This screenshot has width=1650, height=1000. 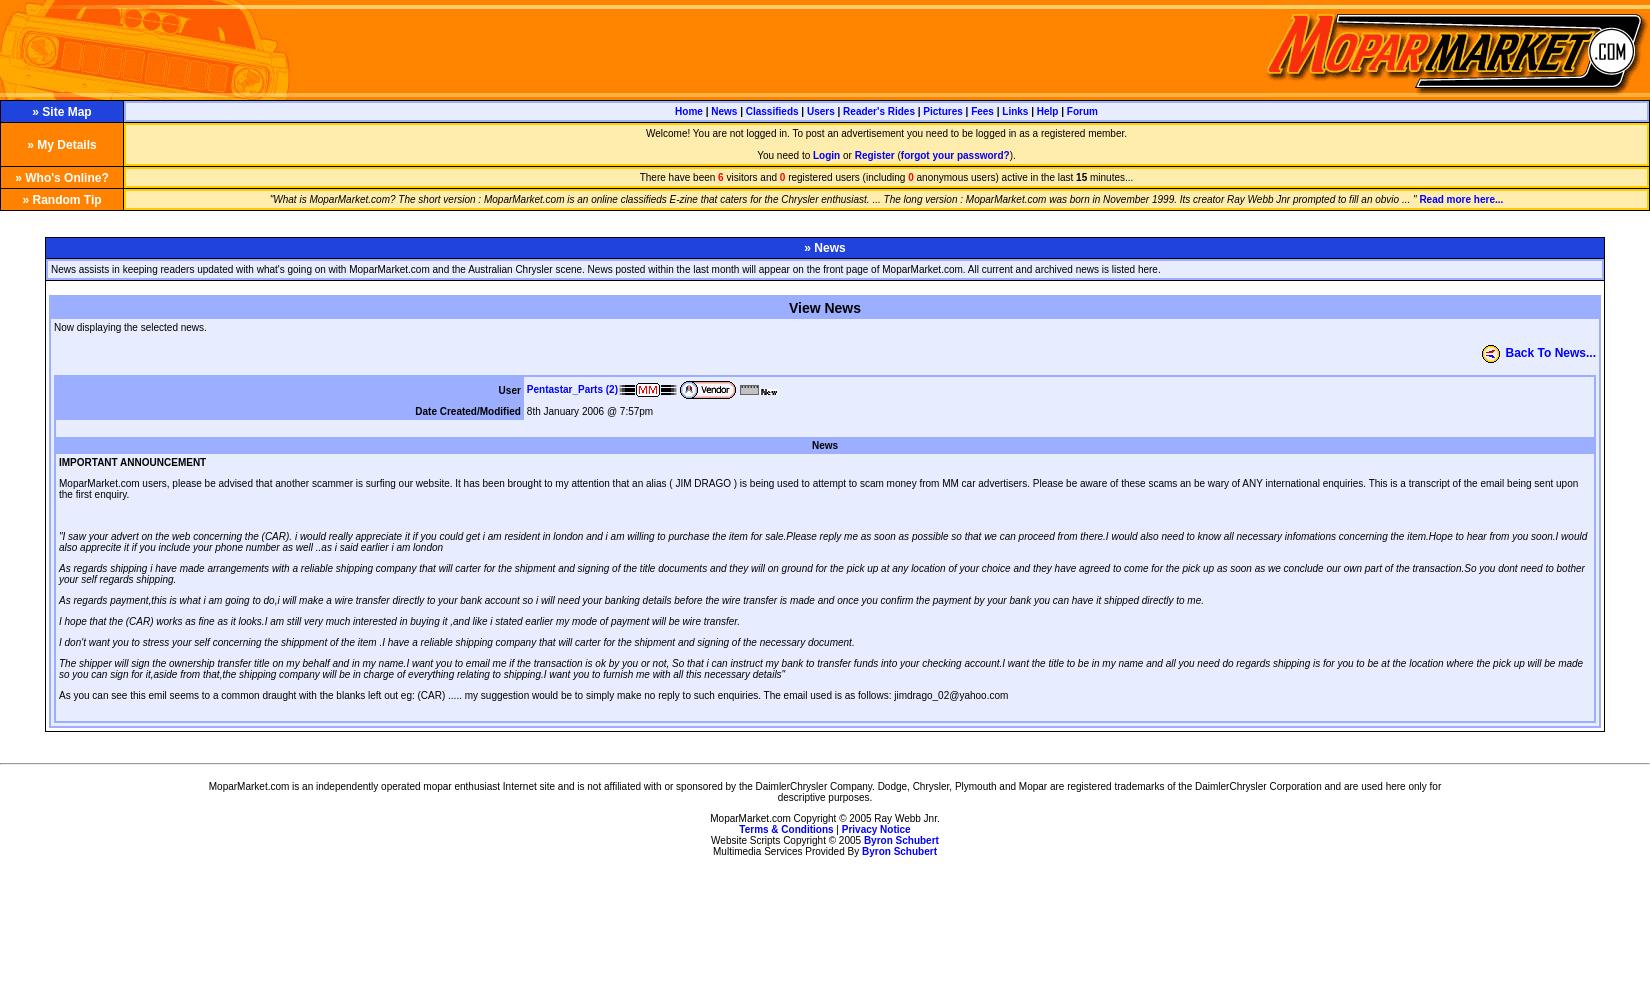 What do you see at coordinates (942, 110) in the screenshot?
I see `'Pictures'` at bounding box center [942, 110].